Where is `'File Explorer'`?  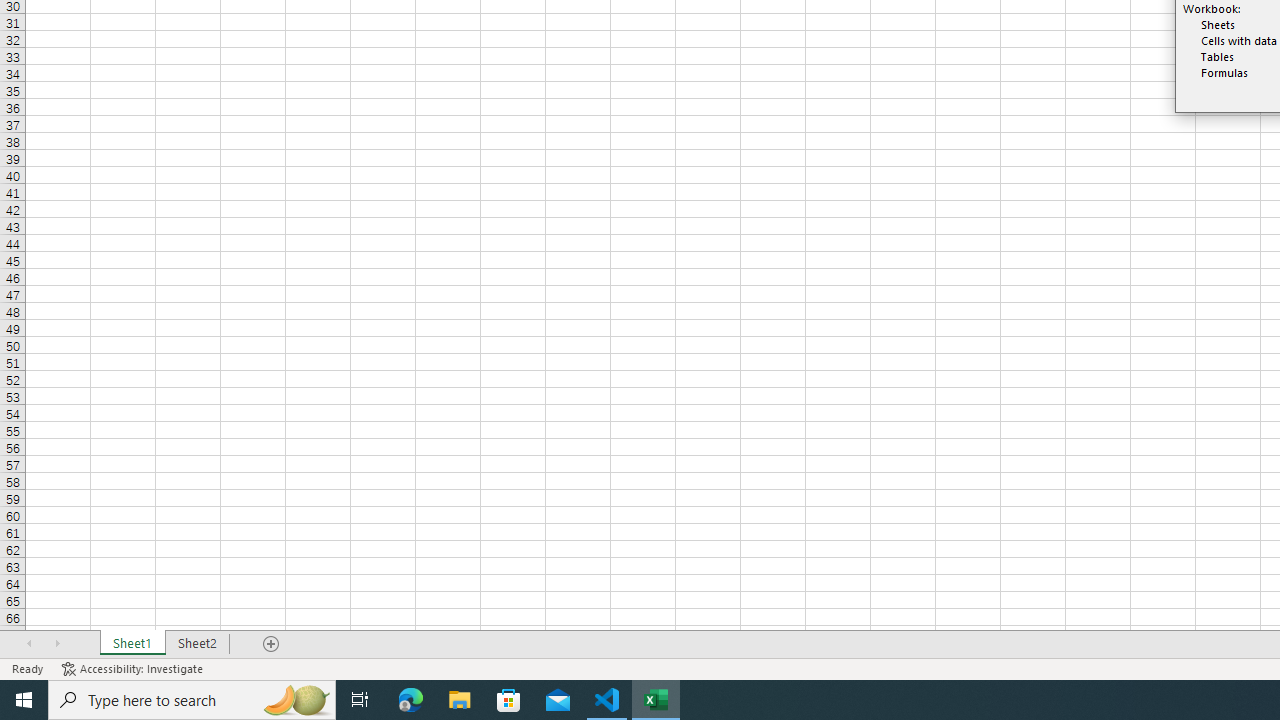 'File Explorer' is located at coordinates (459, 698).